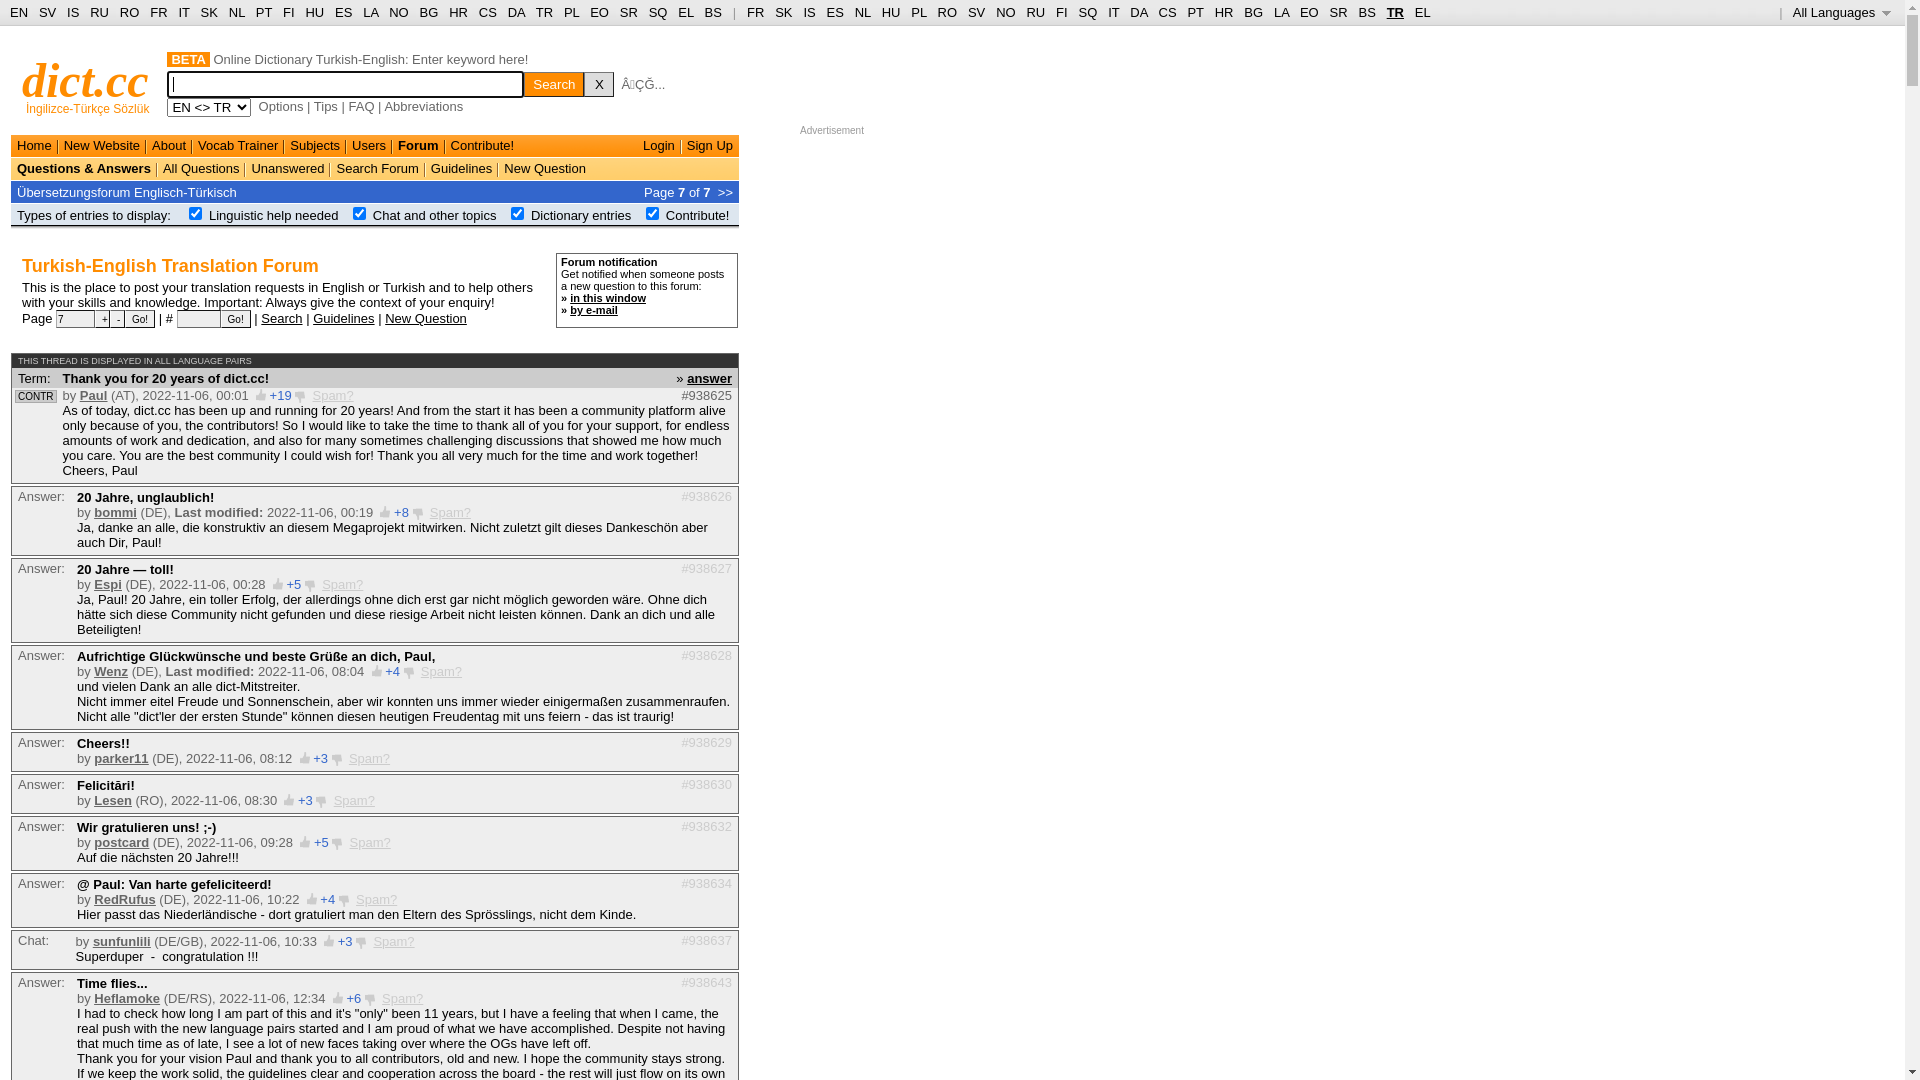  I want to click on 'PL', so click(917, 12).